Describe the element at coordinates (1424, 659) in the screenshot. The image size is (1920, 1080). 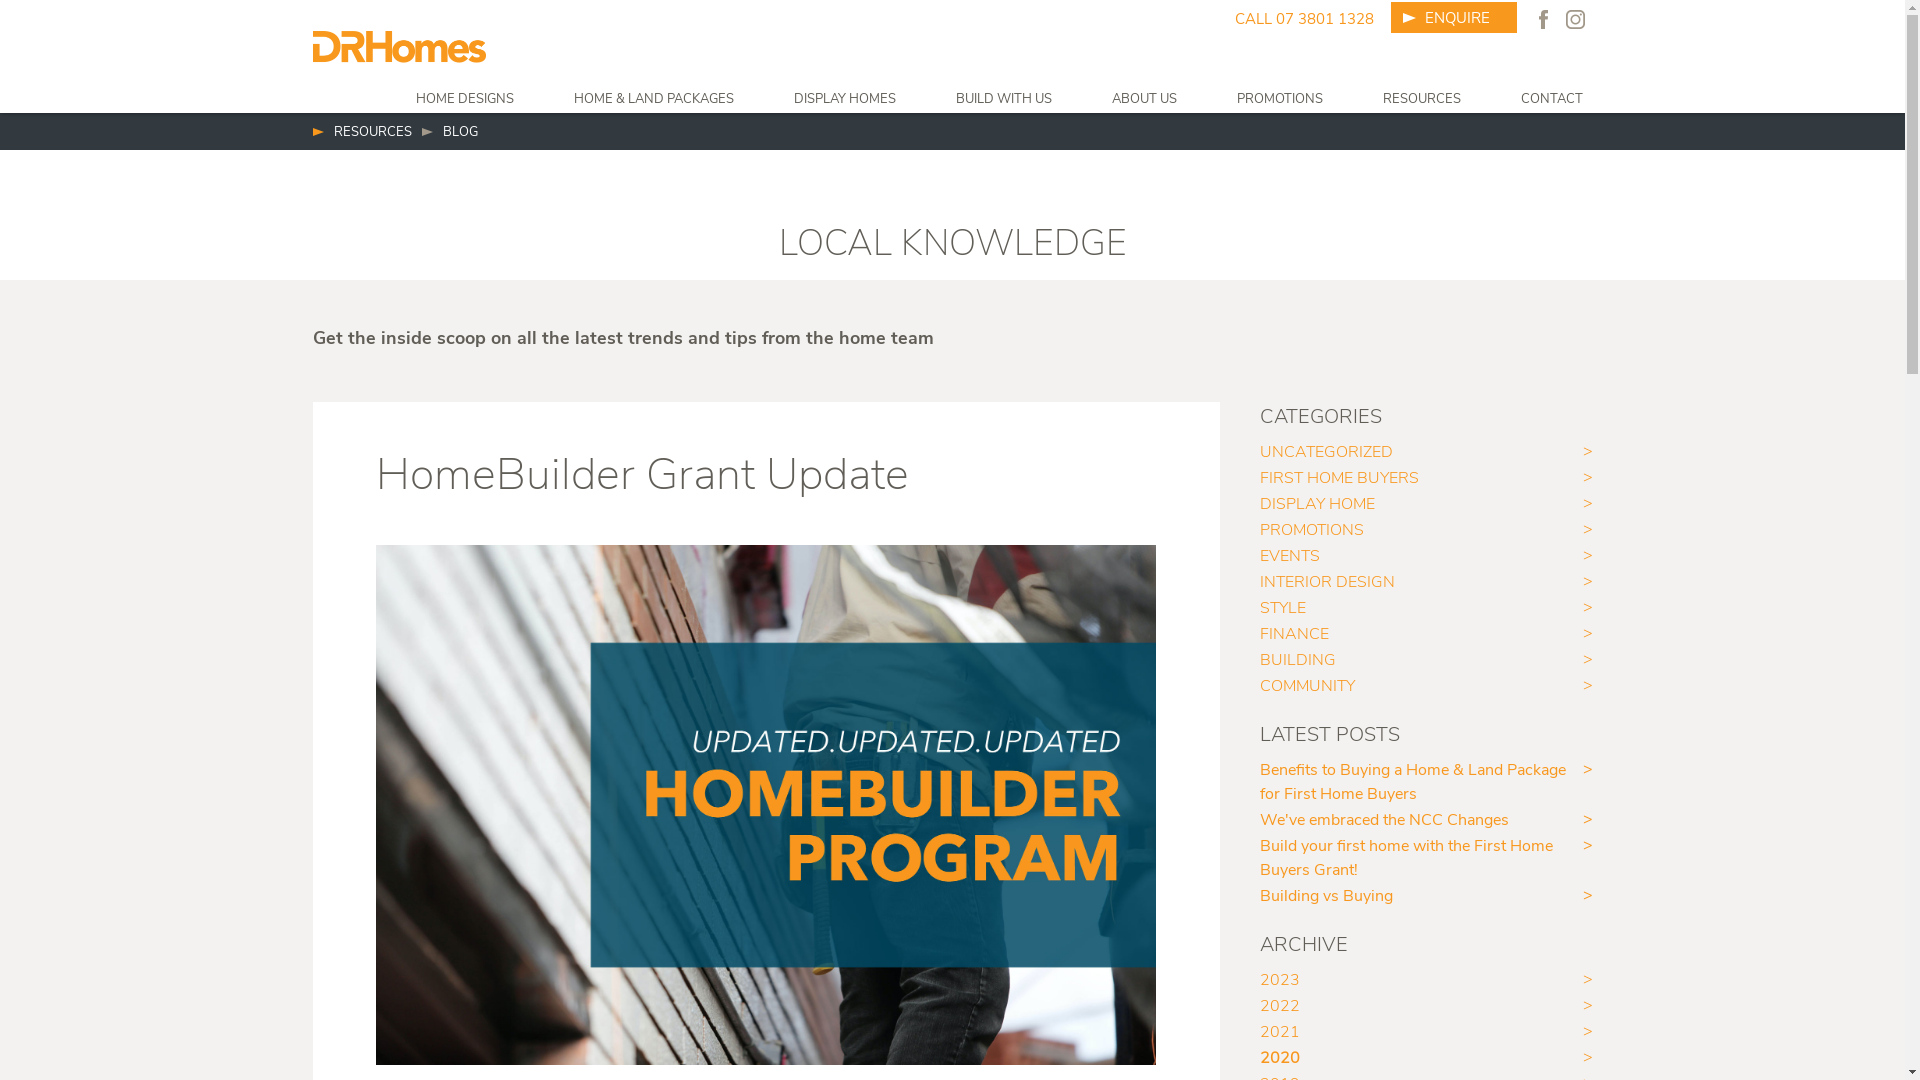
I see `'BUILDING'` at that location.